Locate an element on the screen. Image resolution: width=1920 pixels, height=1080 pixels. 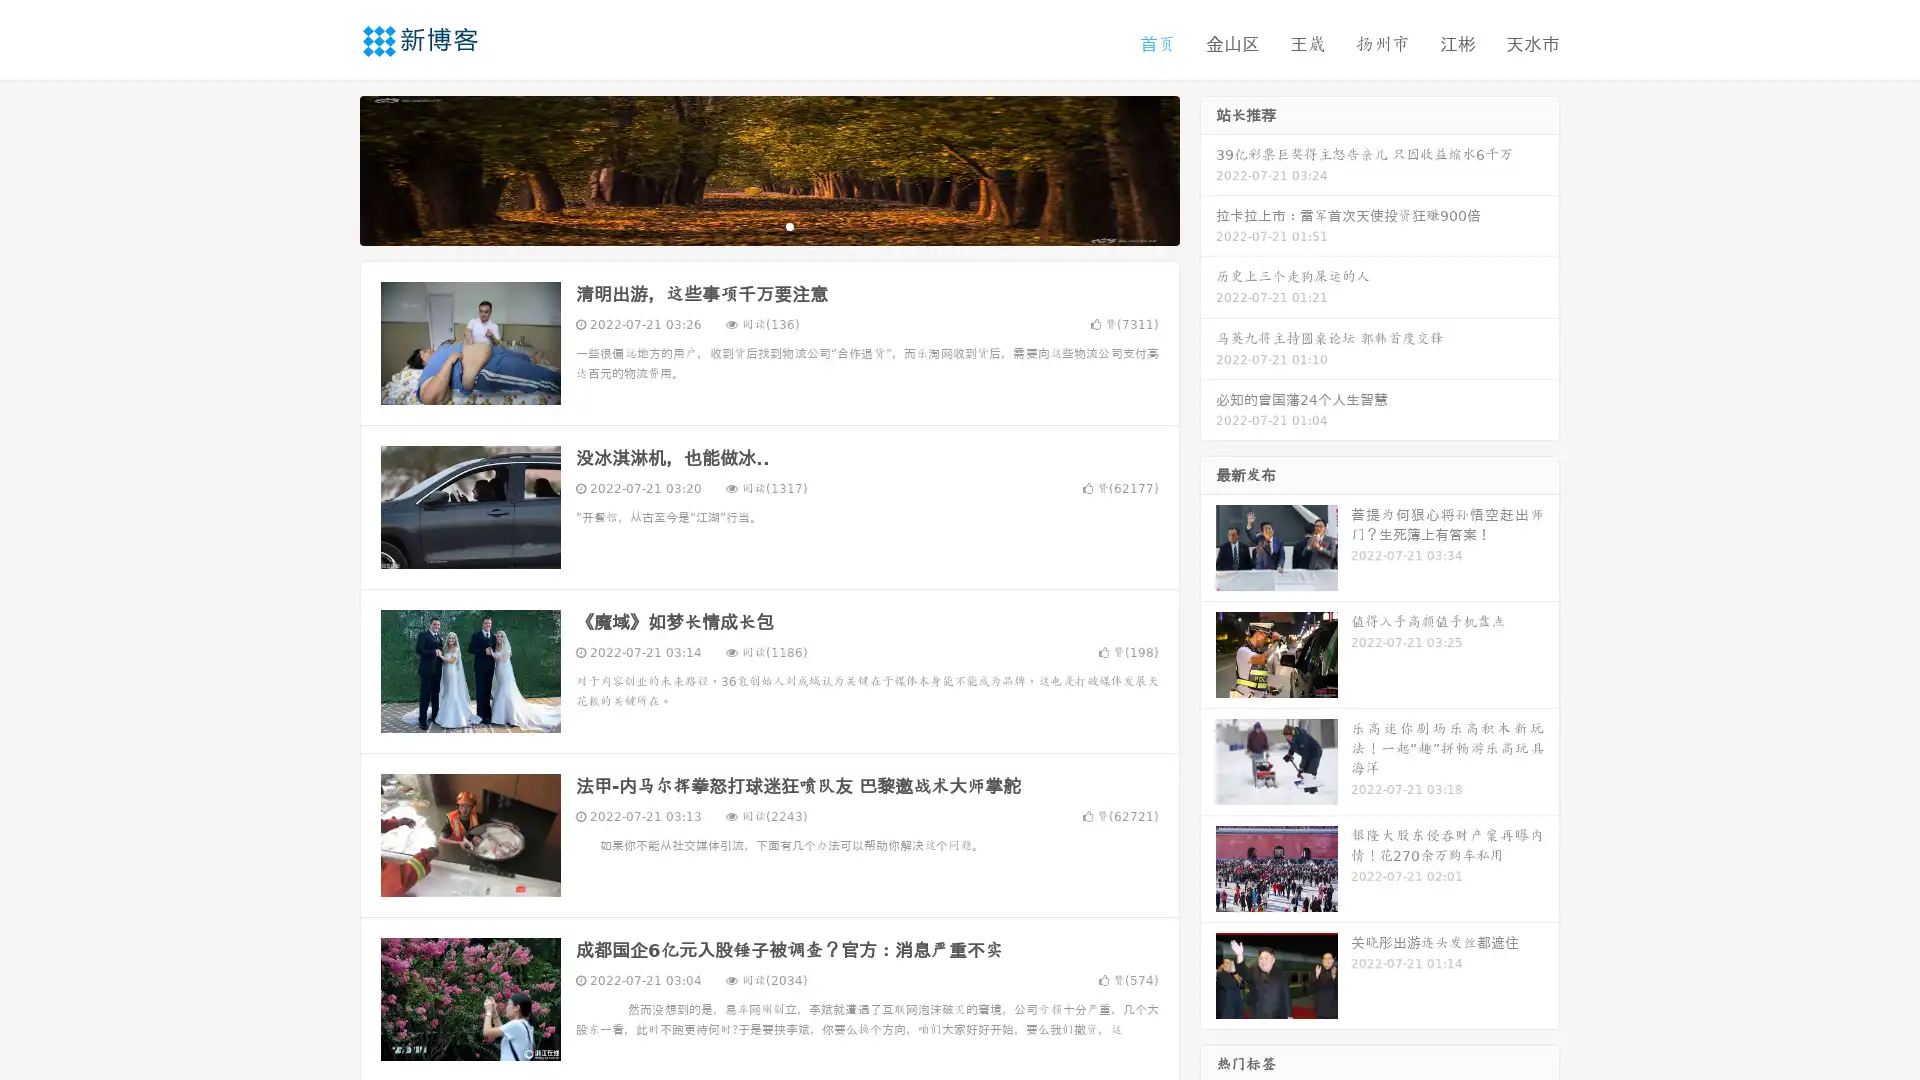
Go to slide 3 is located at coordinates (789, 225).